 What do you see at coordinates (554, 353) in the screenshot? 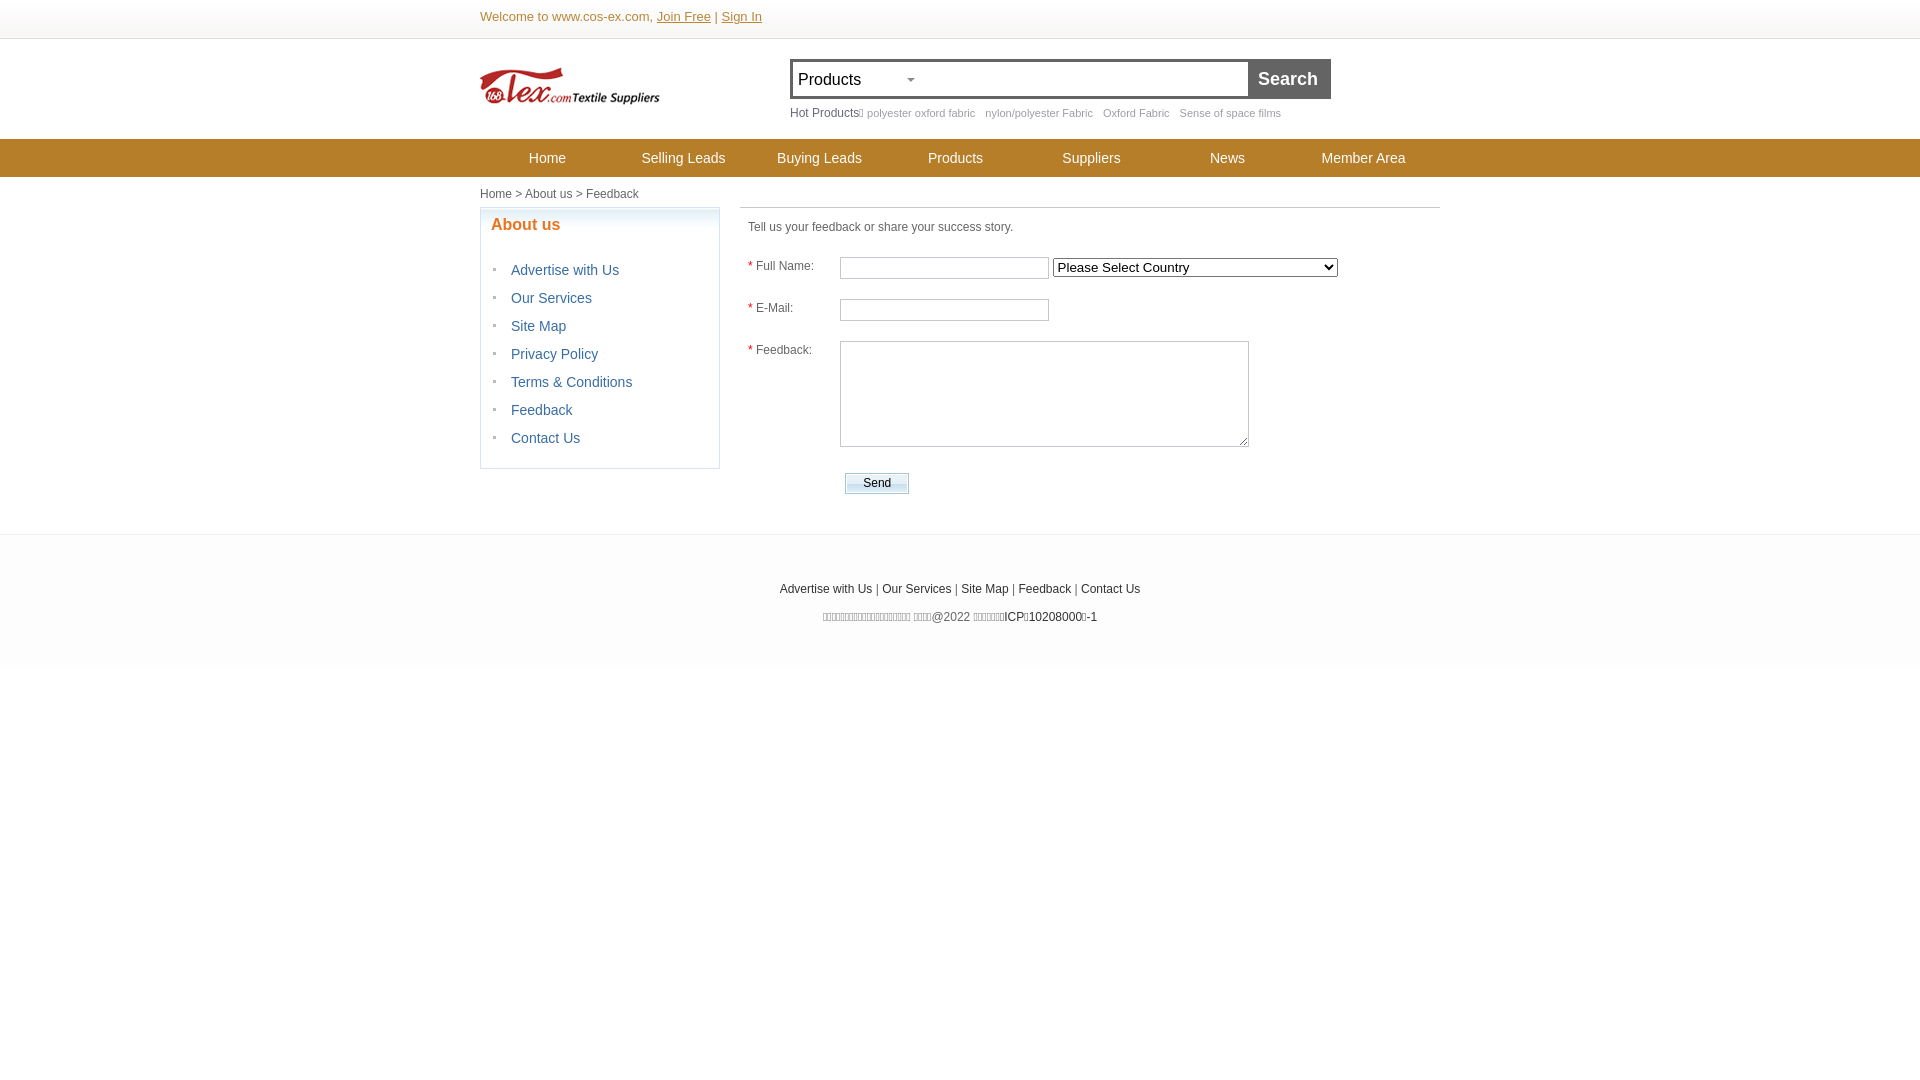
I see `'Privacy Policy'` at bounding box center [554, 353].